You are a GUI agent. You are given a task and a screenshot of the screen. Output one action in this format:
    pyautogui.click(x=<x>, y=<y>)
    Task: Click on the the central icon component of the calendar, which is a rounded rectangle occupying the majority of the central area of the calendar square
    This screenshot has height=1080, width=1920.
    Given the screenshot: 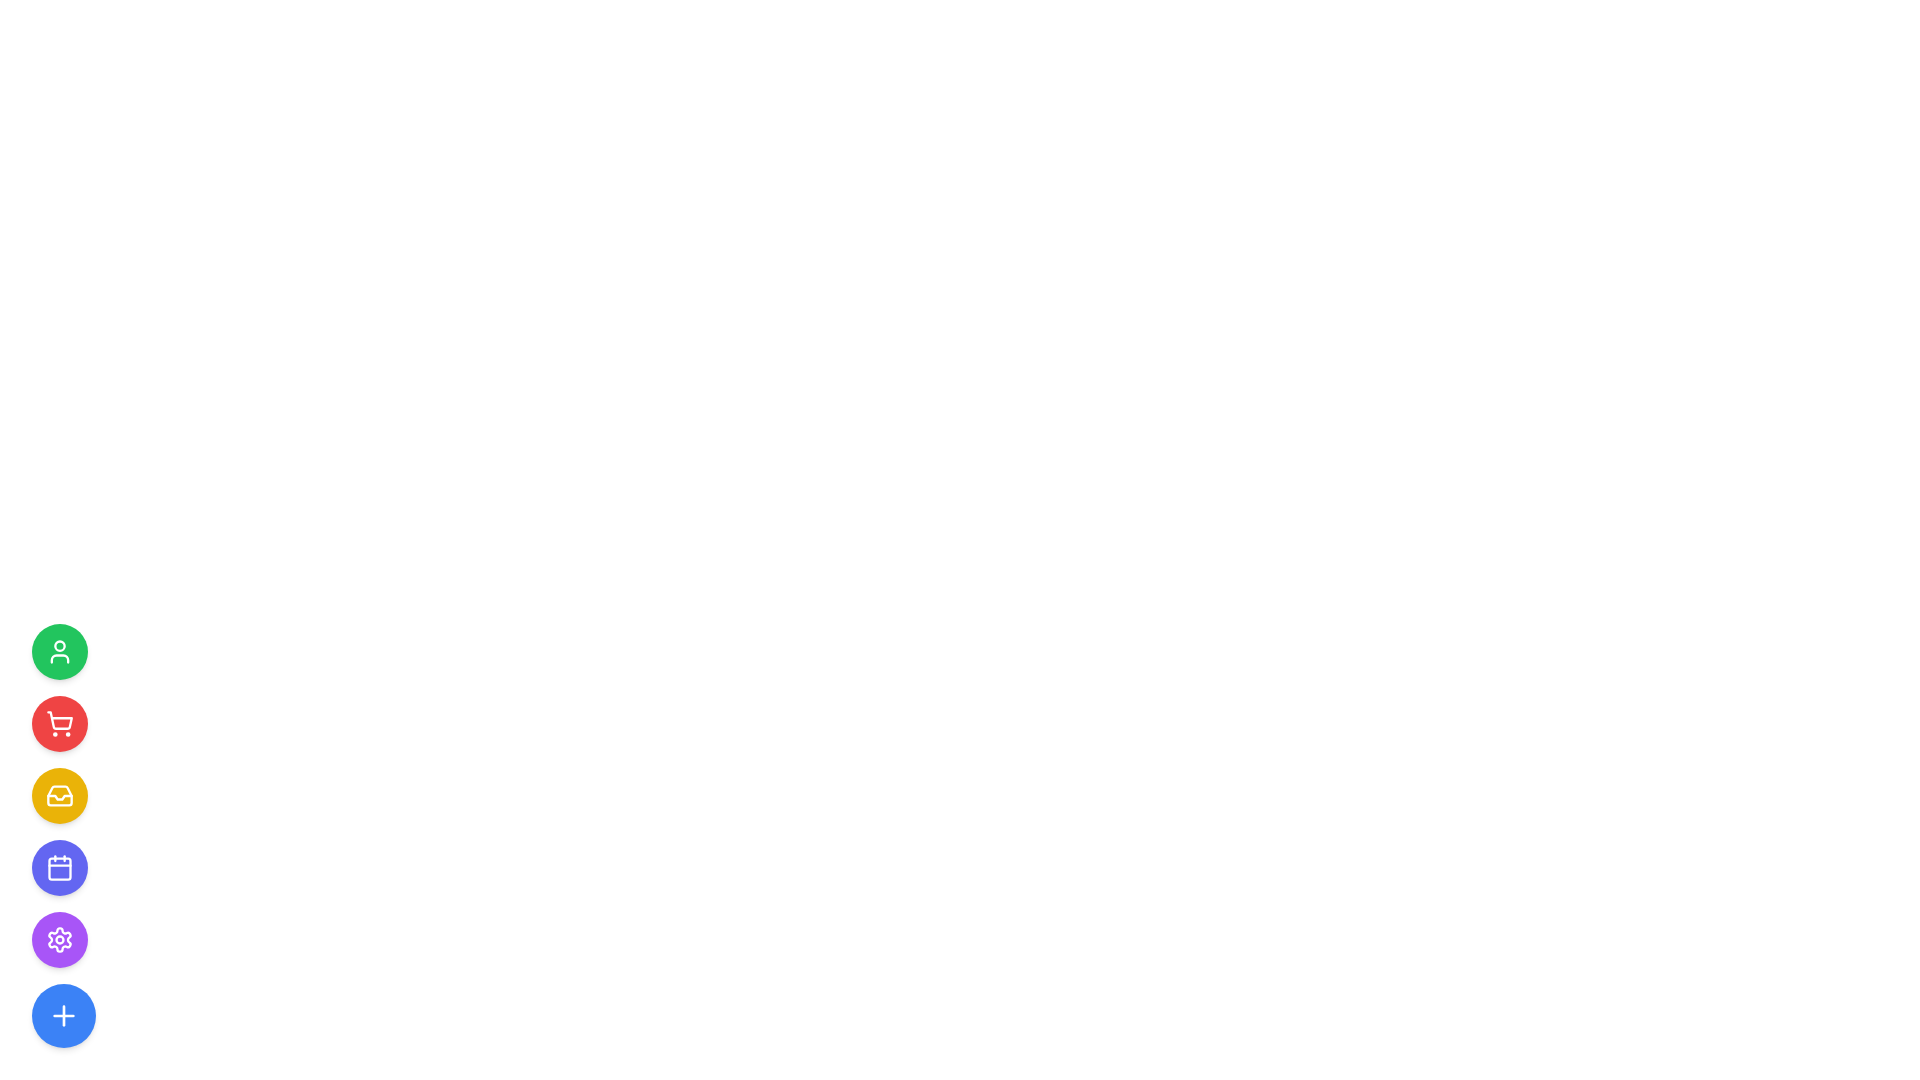 What is the action you would take?
    pyautogui.click(x=59, y=867)
    